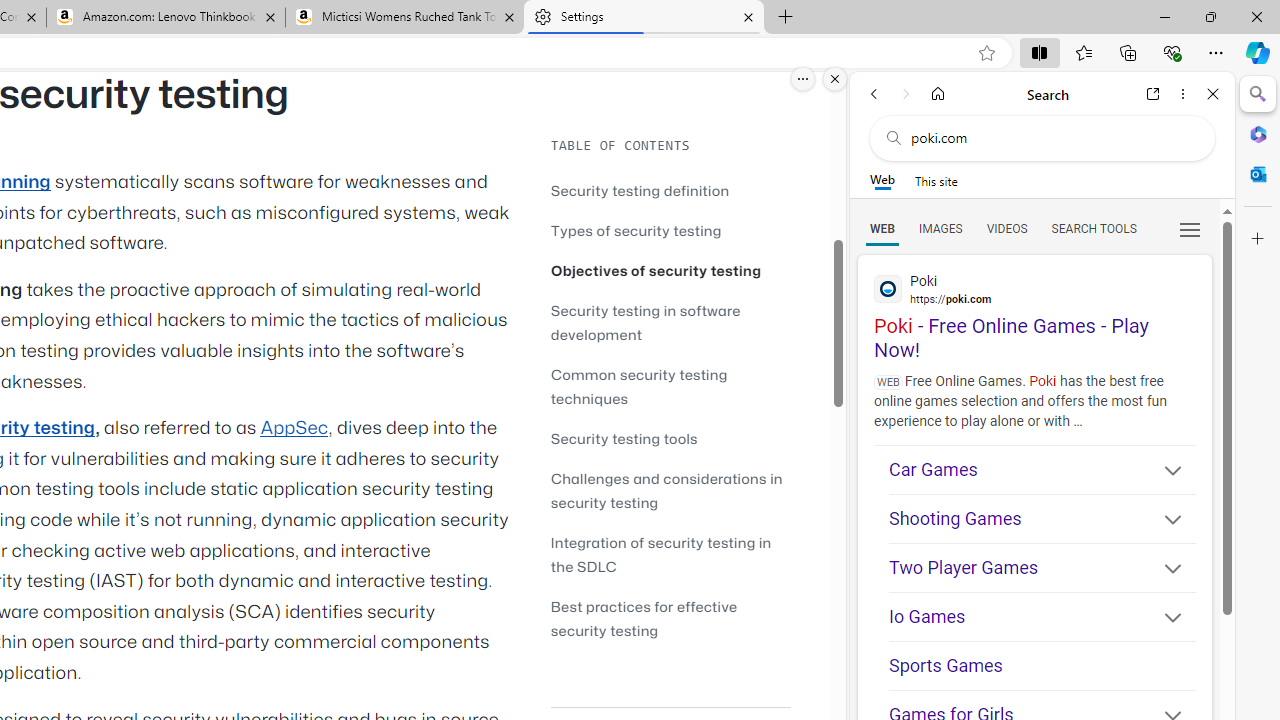 The height and width of the screenshot is (720, 1280). I want to click on 'Objectives of security testing', so click(670, 270).